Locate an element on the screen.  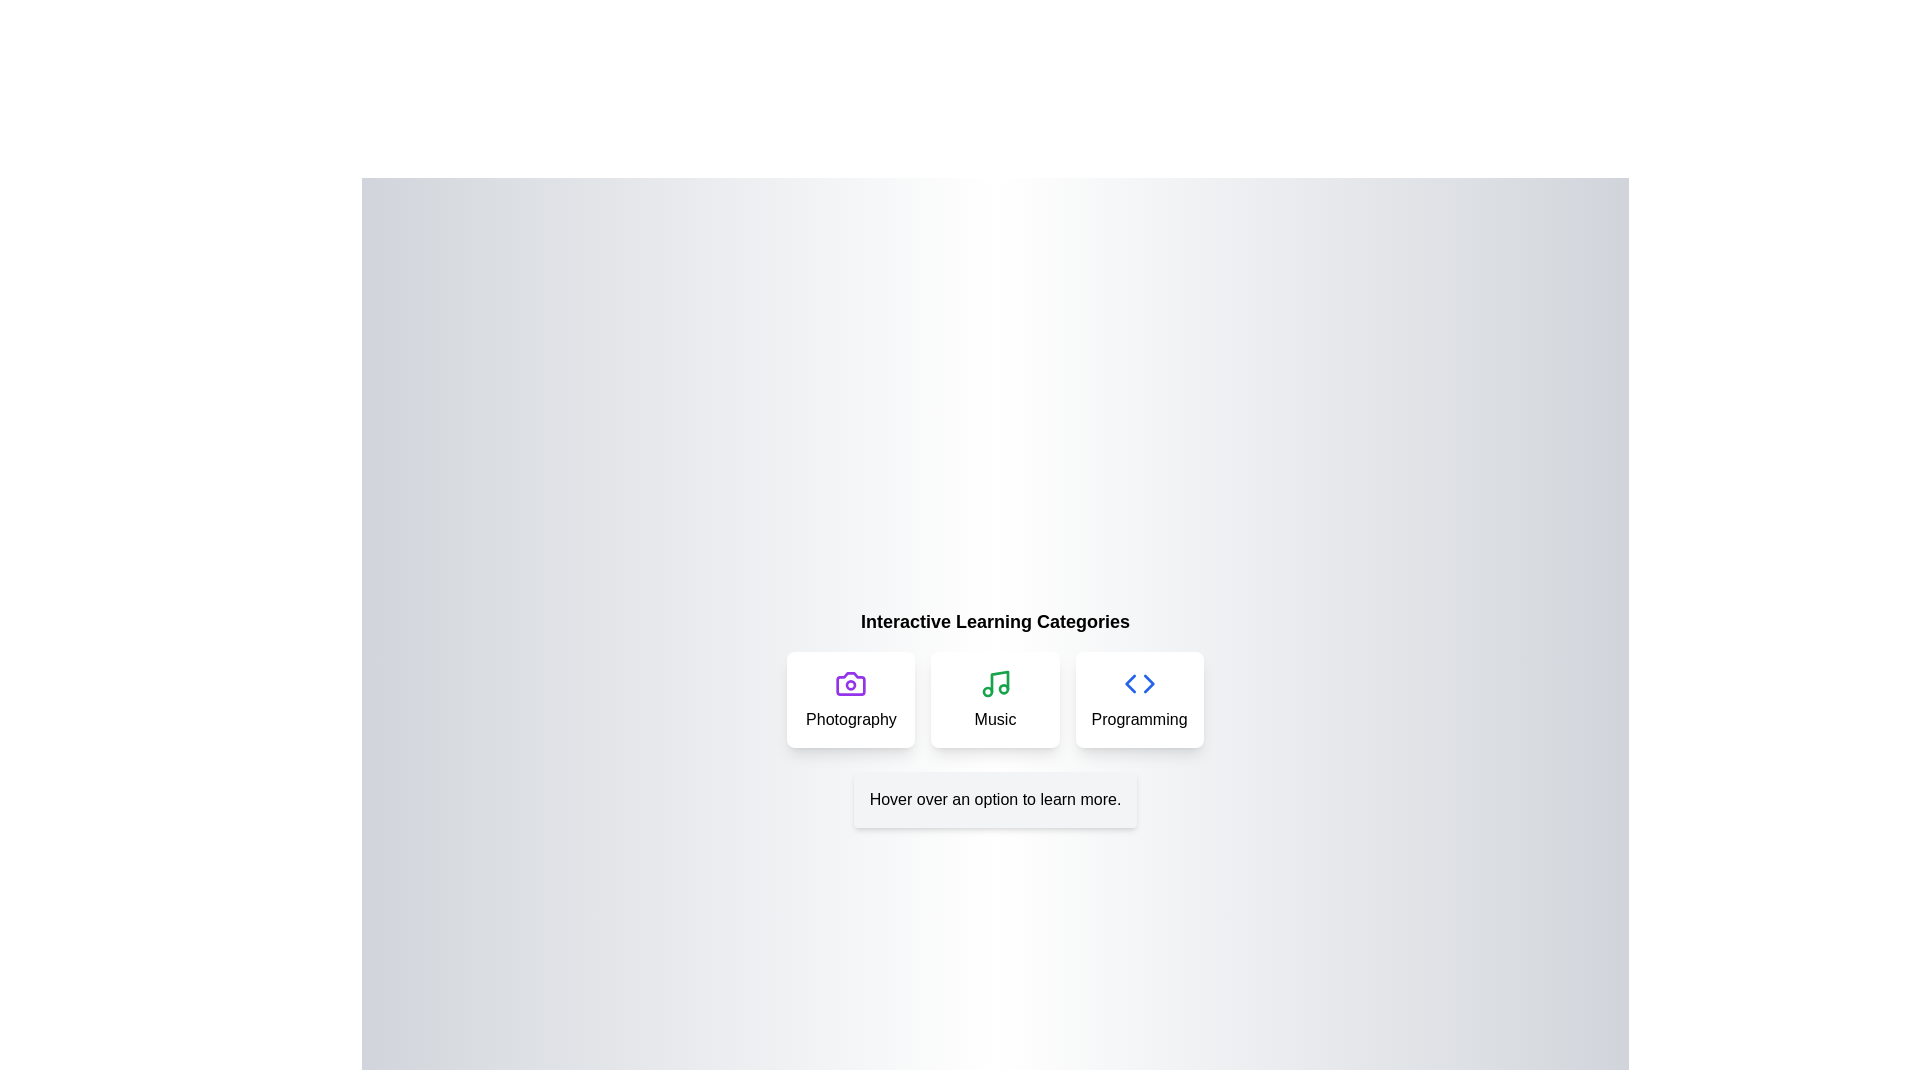
the Programming icon located in the top-center area of the Programming card, which is positioned above the text label 'Programming' is located at coordinates (1139, 682).